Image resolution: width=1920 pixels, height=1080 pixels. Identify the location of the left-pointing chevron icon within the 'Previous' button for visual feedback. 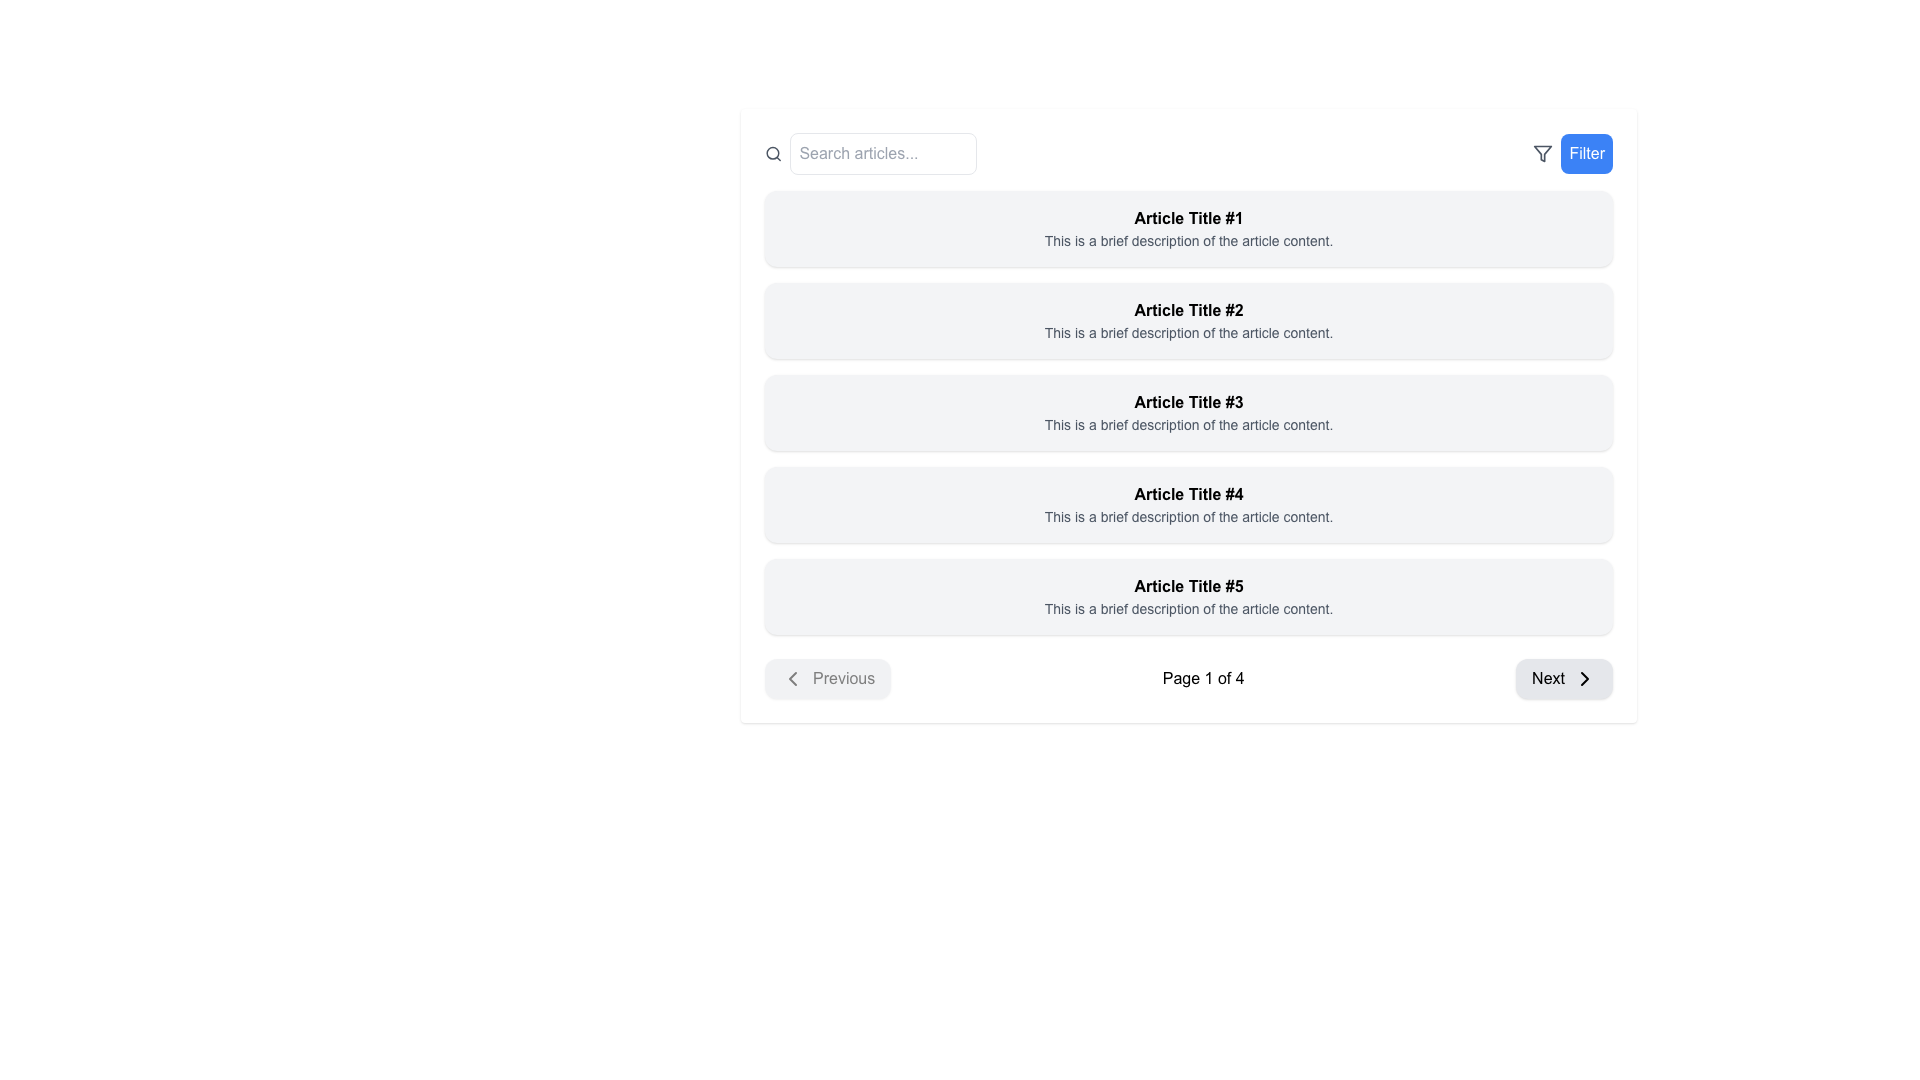
(791, 677).